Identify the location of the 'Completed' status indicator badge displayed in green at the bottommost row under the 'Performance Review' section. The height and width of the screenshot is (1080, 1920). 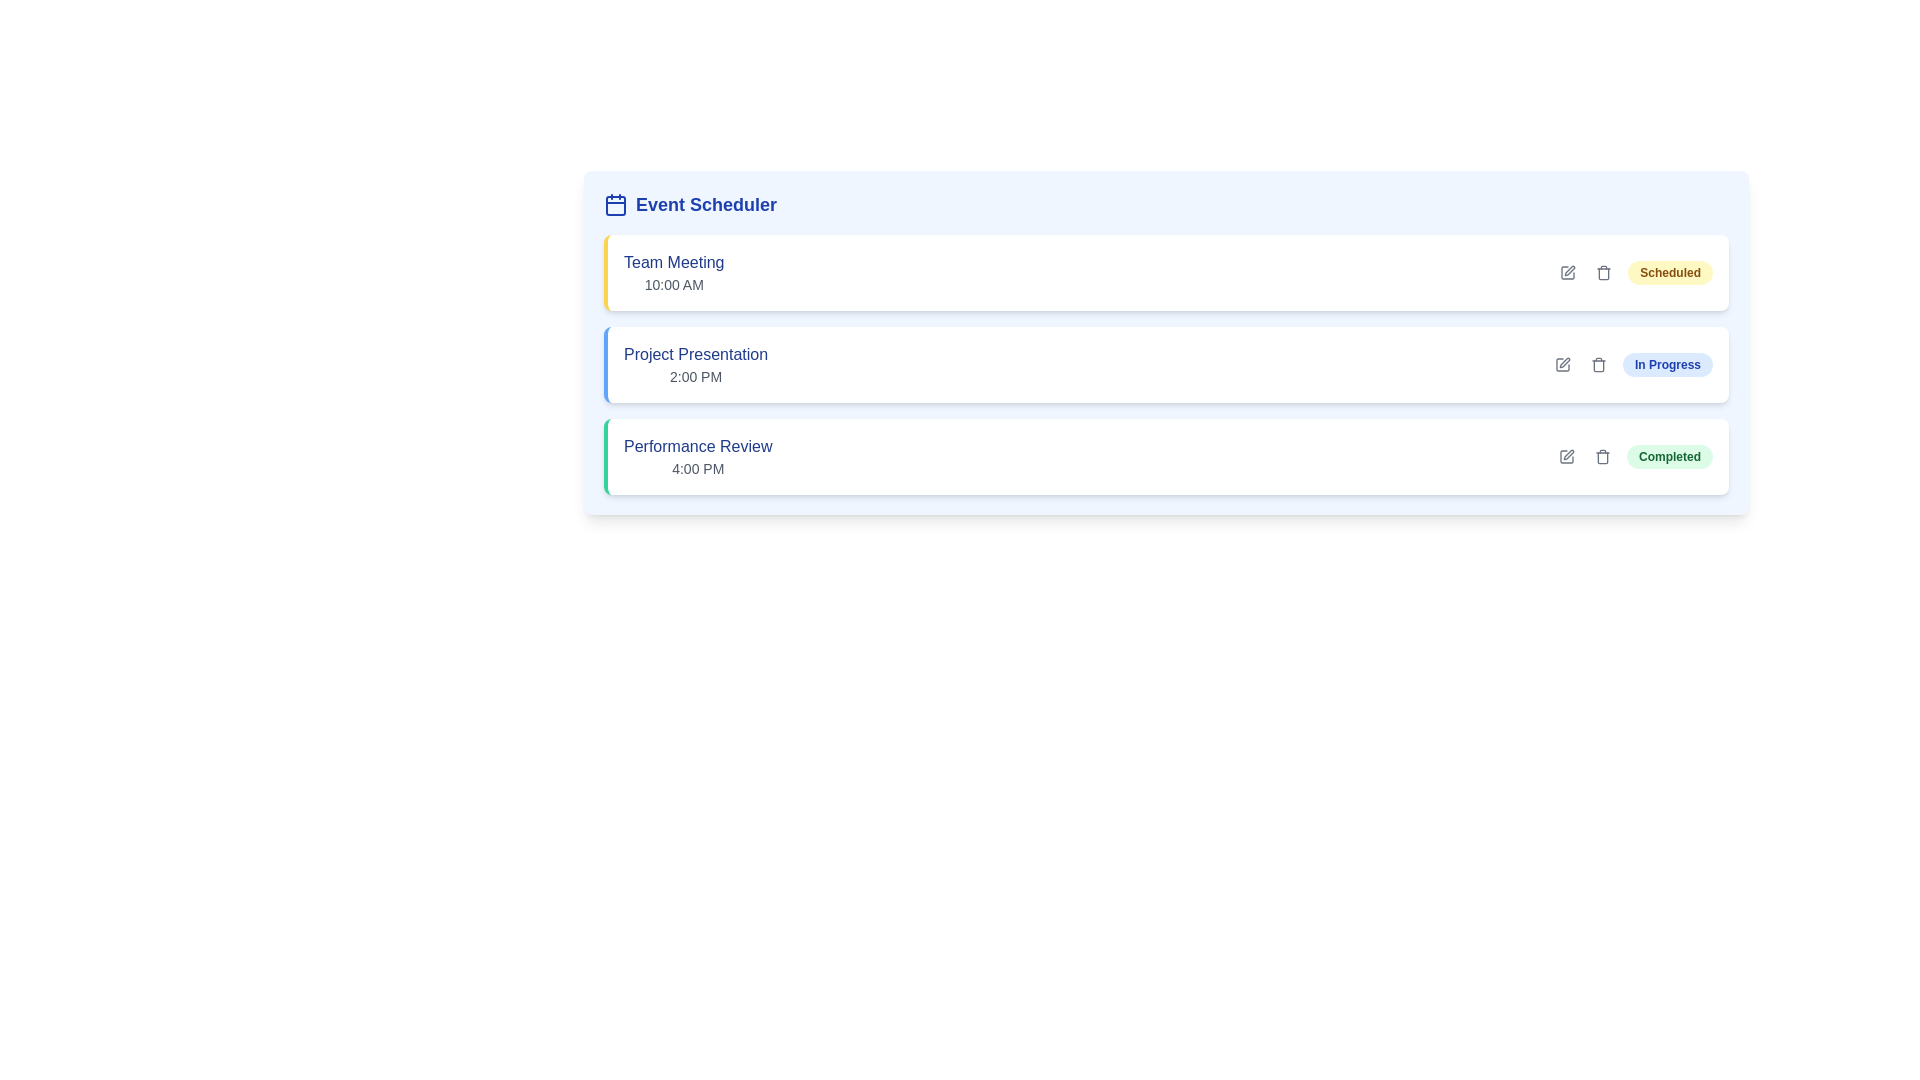
(1633, 456).